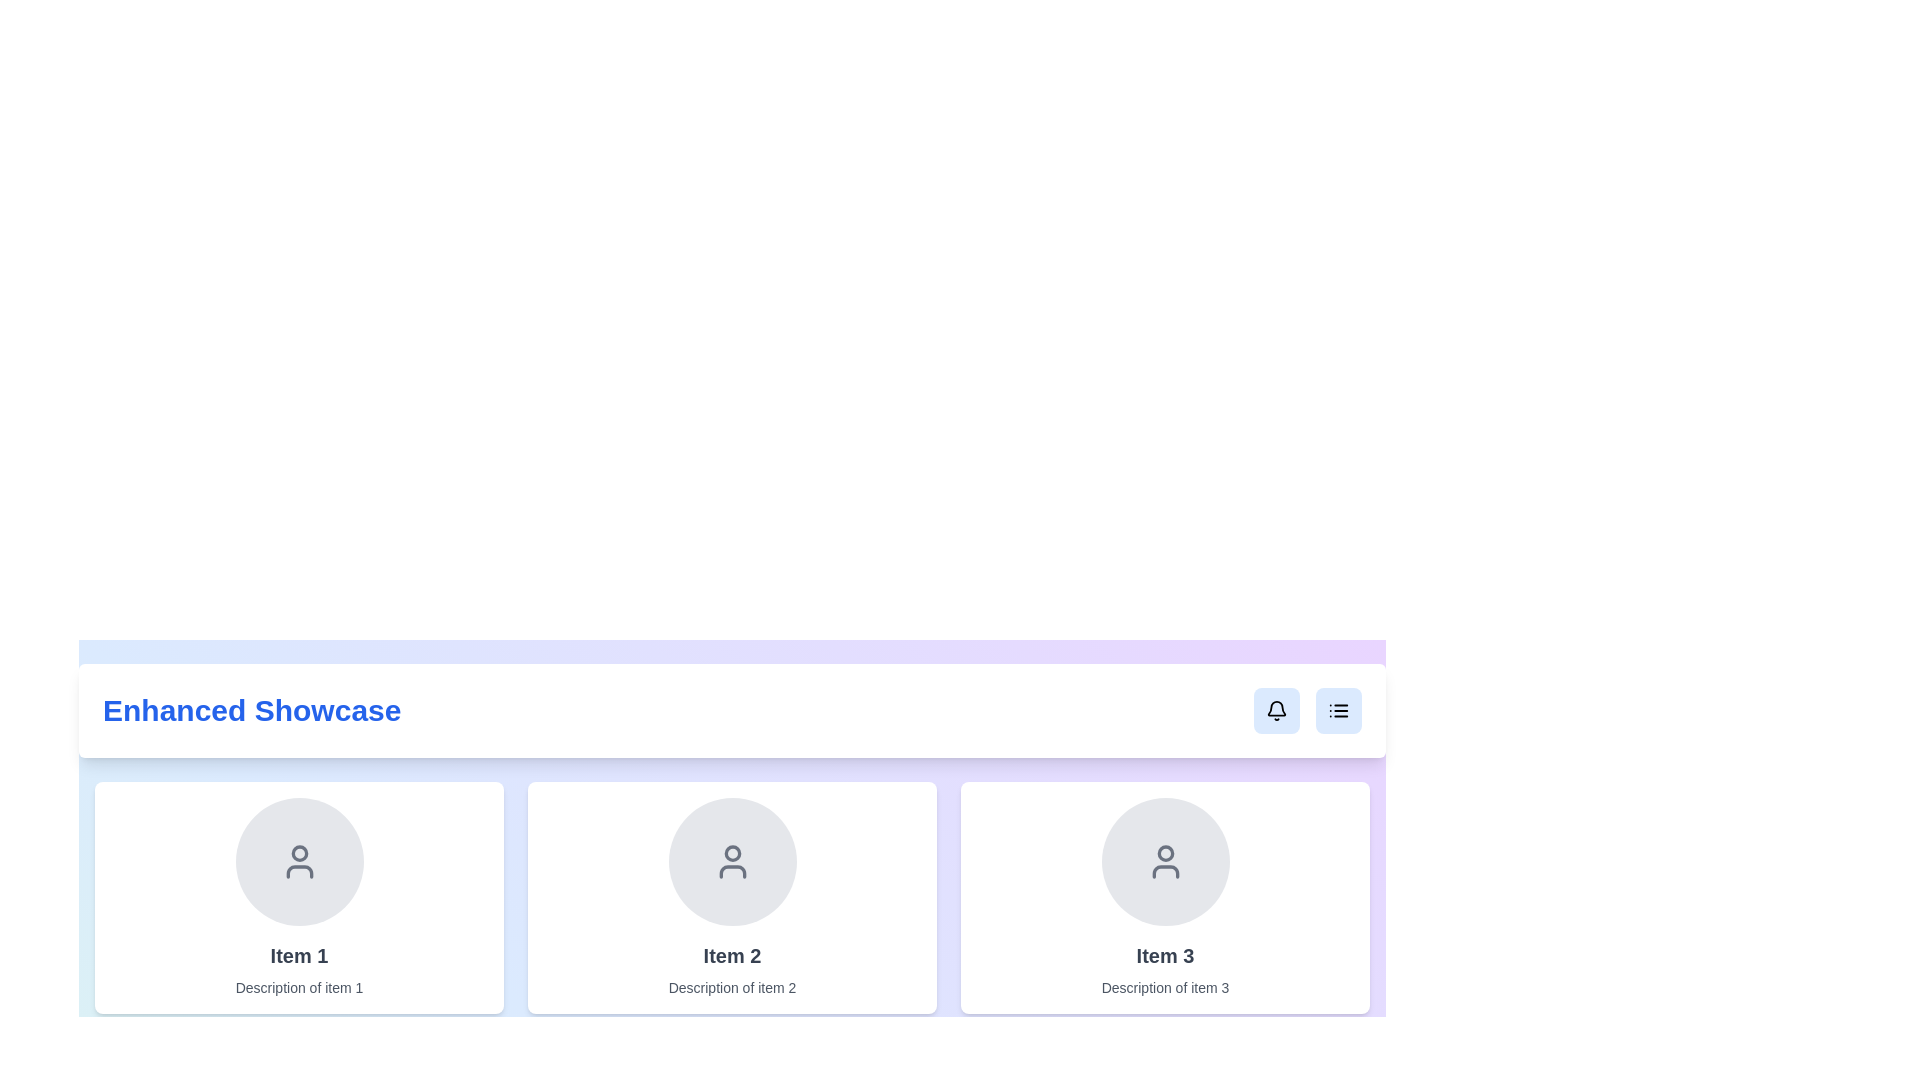 Image resolution: width=1920 pixels, height=1080 pixels. I want to click on the Decorative user profile icon within a circular background located at the center top of the card labeled 'Item 1', so click(298, 860).